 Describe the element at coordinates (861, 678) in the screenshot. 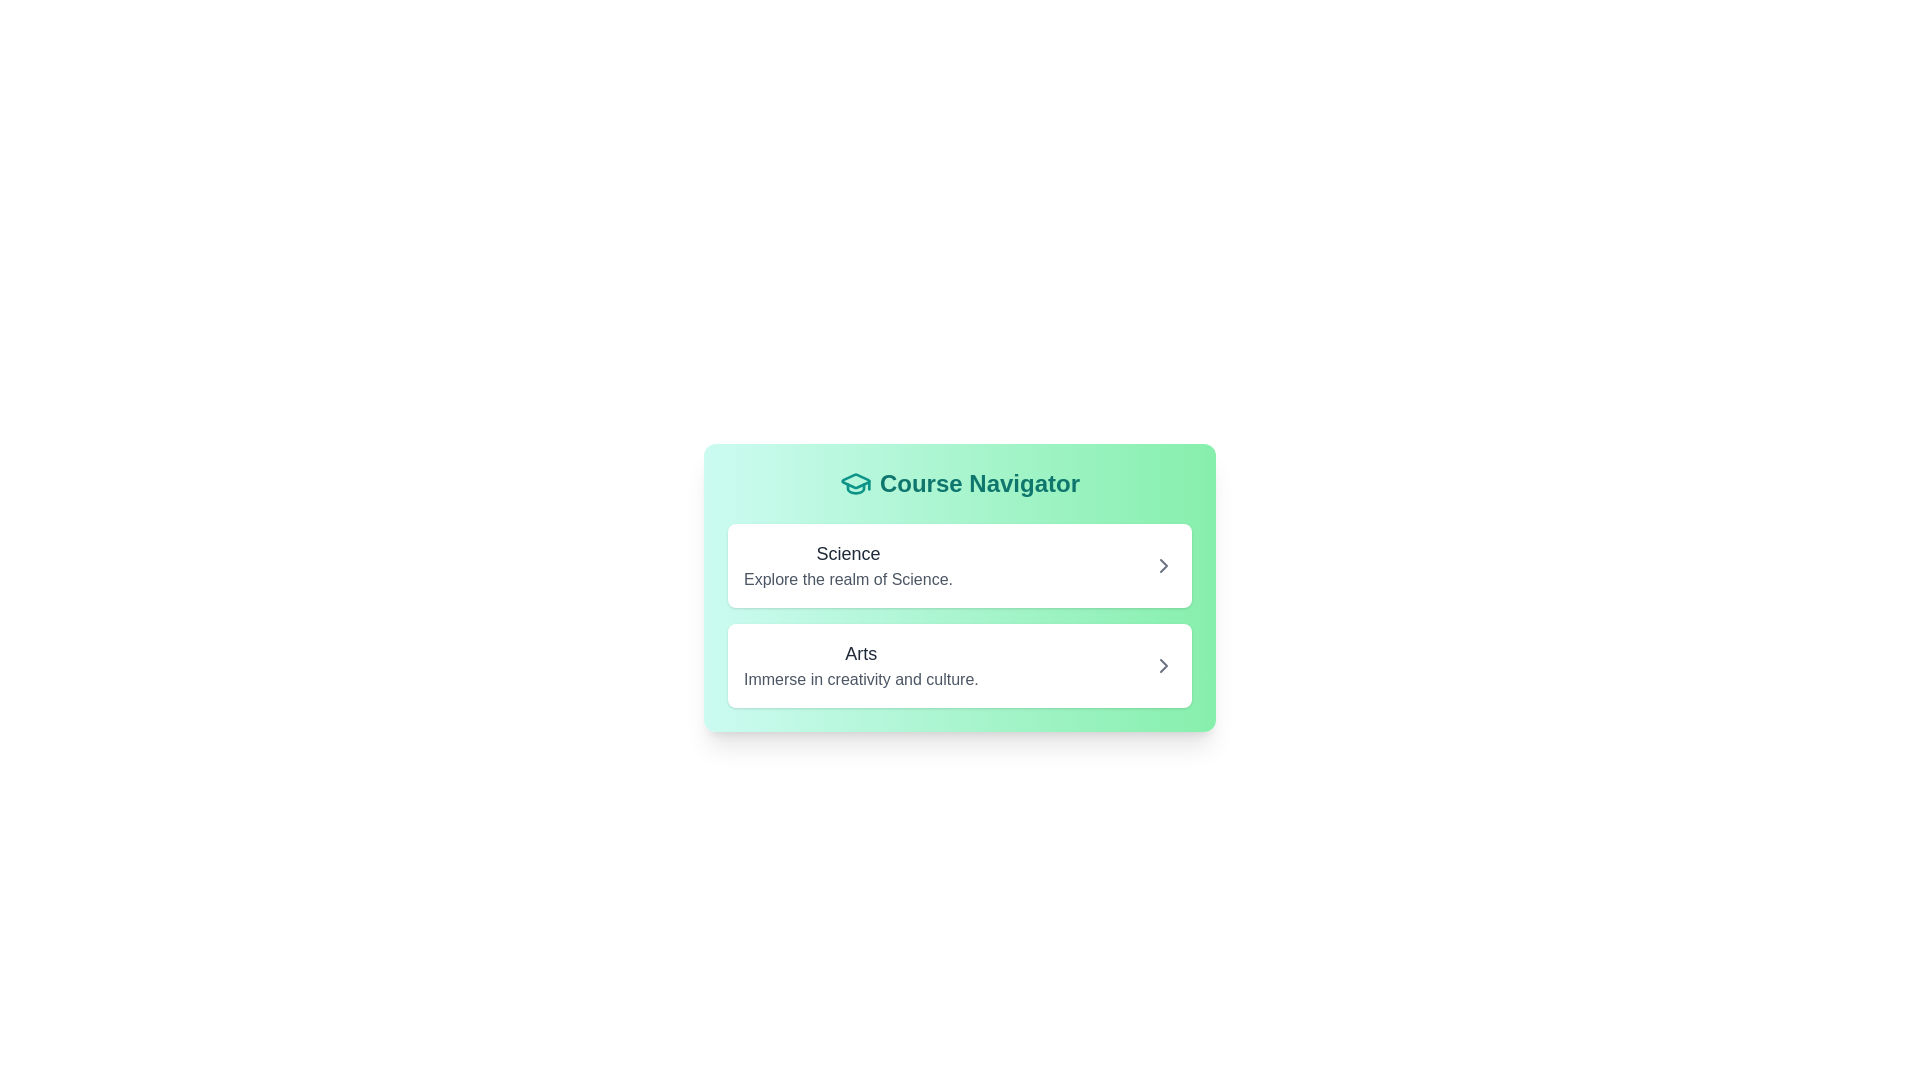

I see `the text label that says 'Immerse in creativity and culture.' which is styled in muted gray and located beneath the 'Arts' title within a white card in a green-themed interface` at that location.